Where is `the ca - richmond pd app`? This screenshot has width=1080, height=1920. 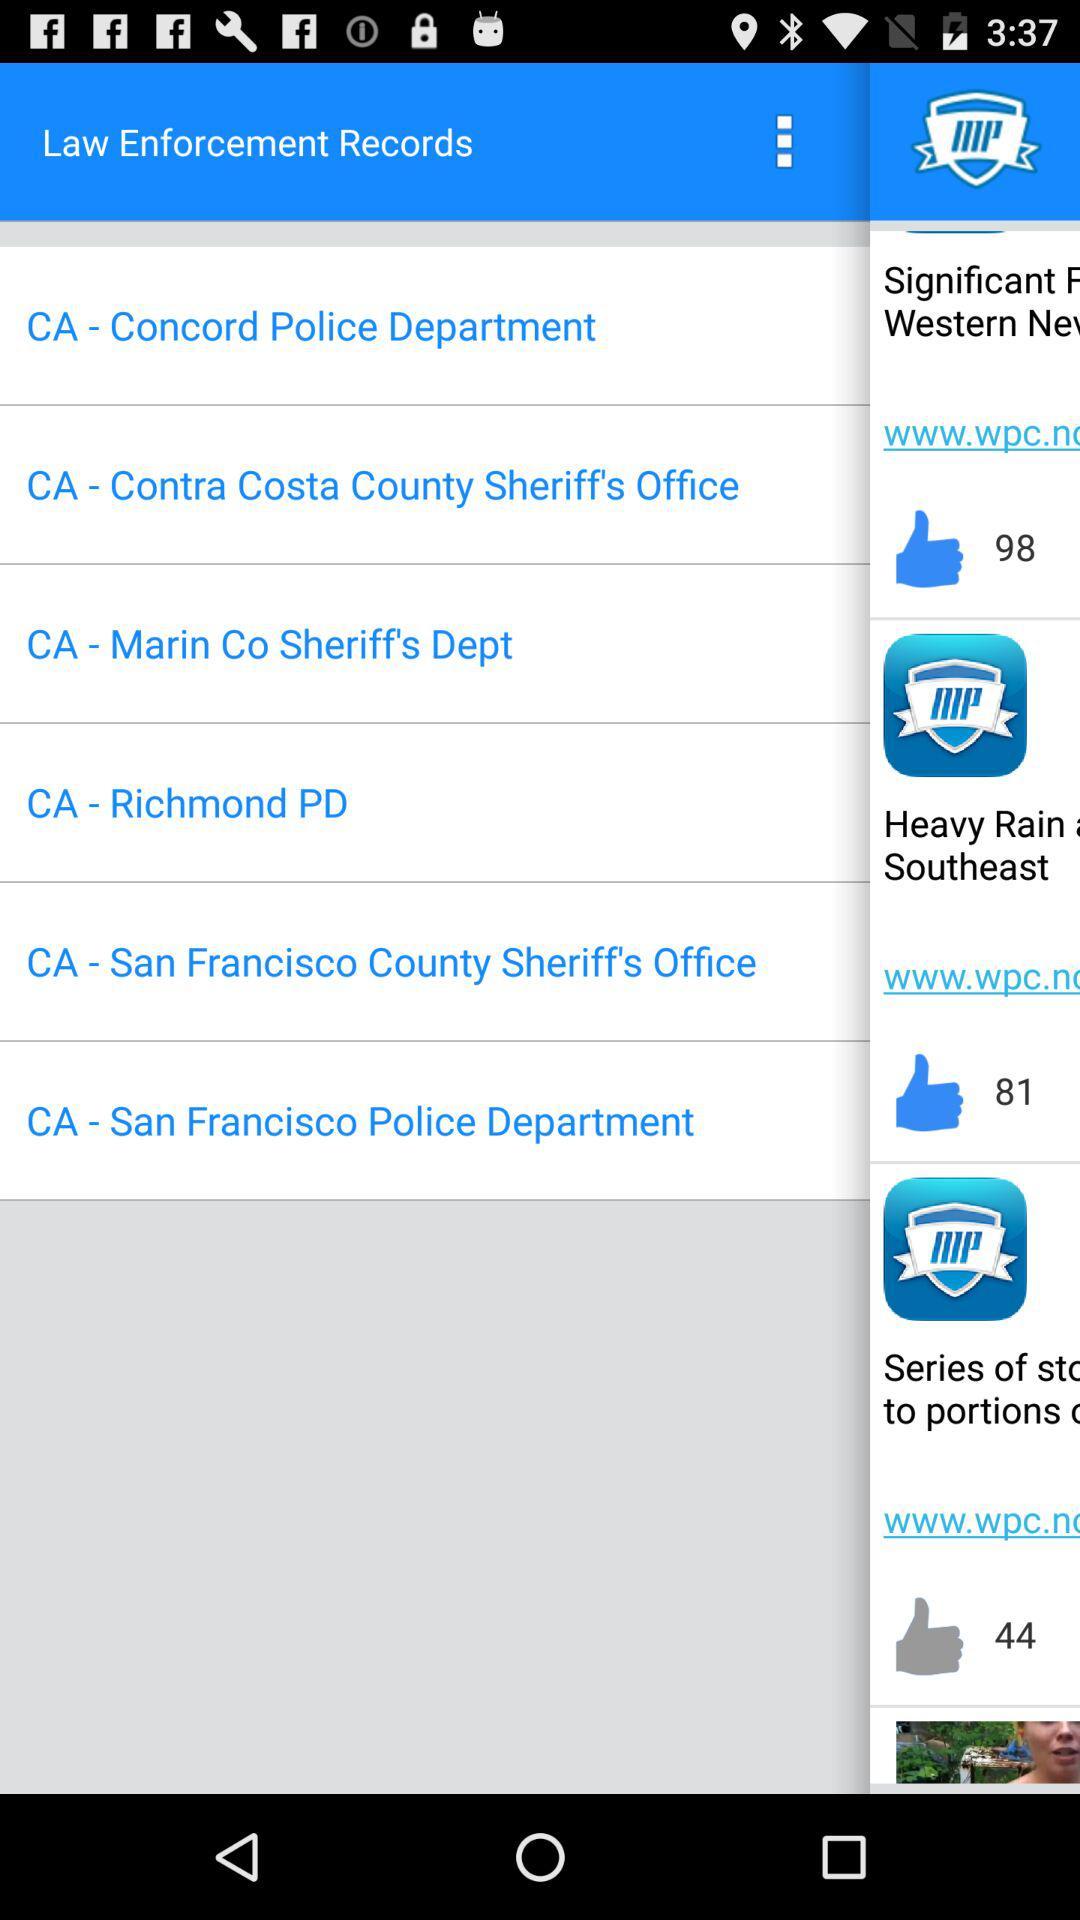
the ca - richmond pd app is located at coordinates (187, 802).